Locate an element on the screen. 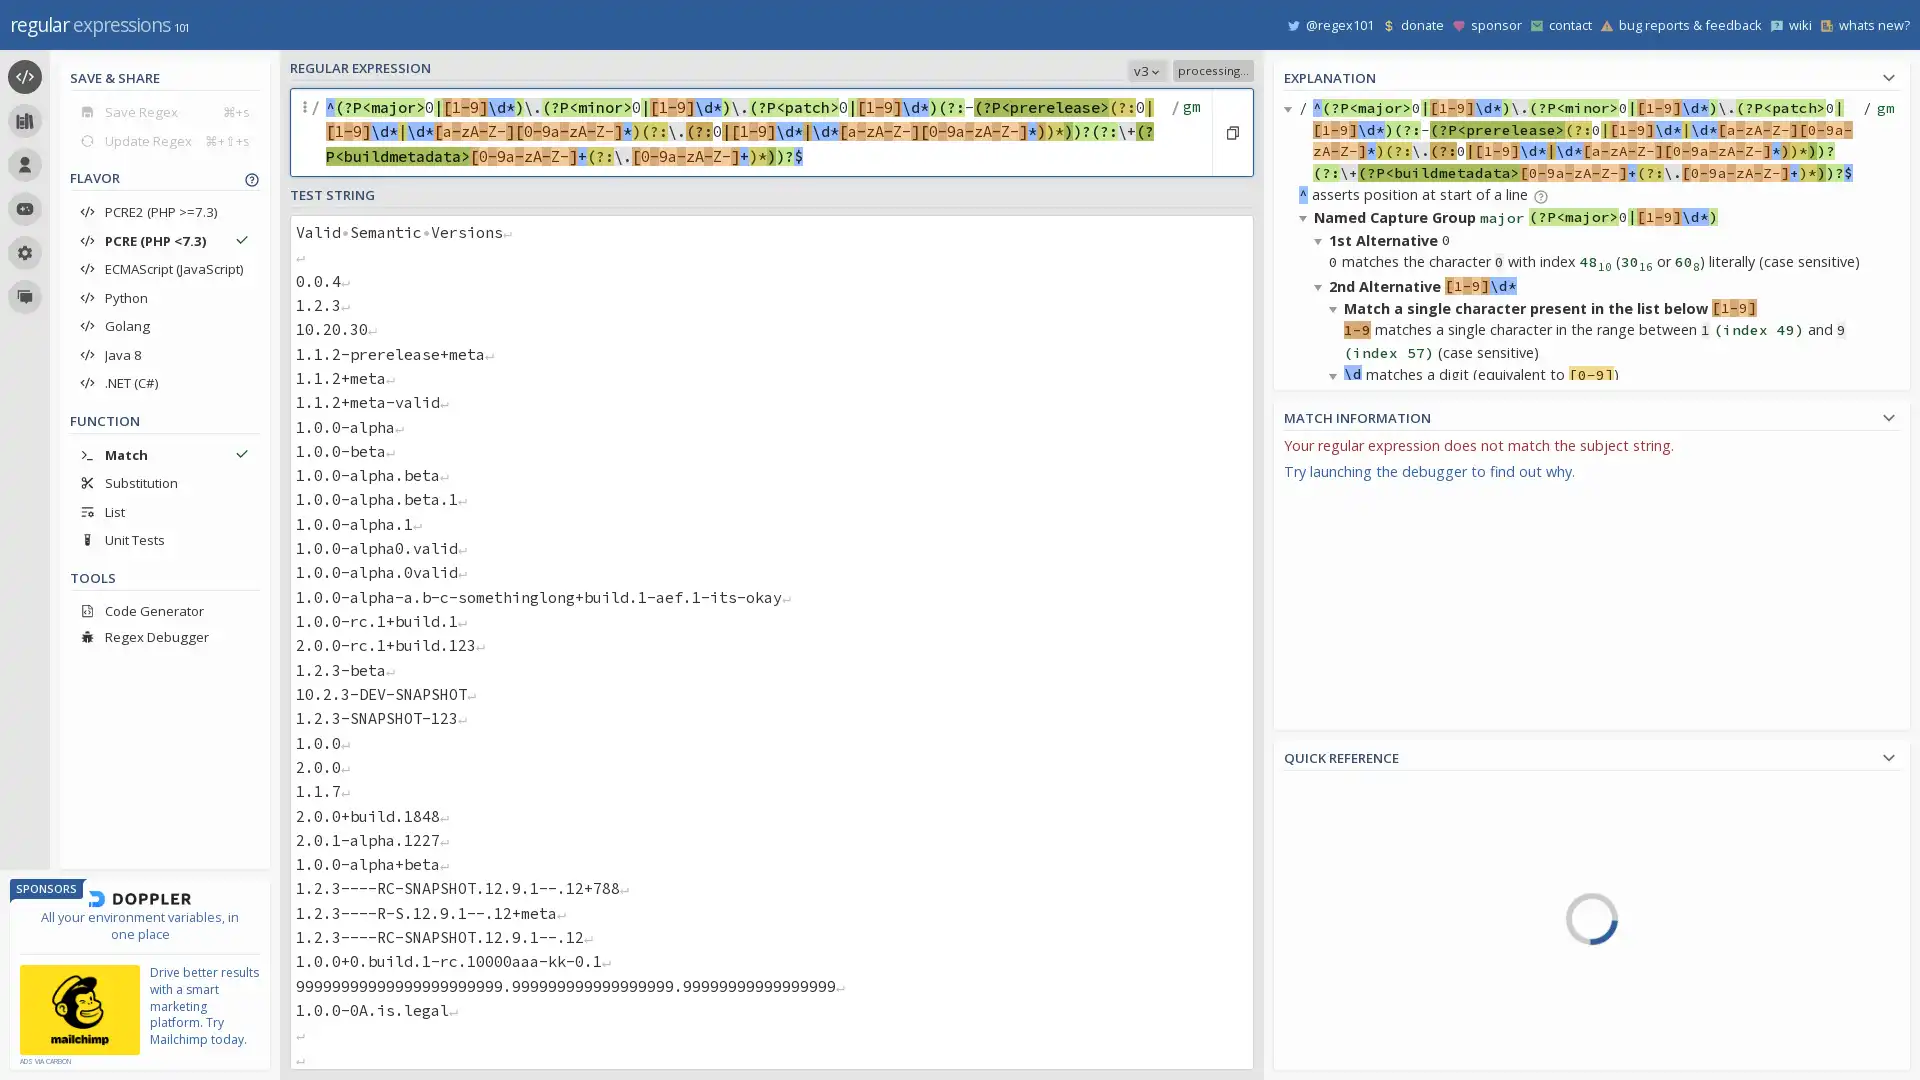  Flags/Modifiers is located at coordinates (1377, 1056).